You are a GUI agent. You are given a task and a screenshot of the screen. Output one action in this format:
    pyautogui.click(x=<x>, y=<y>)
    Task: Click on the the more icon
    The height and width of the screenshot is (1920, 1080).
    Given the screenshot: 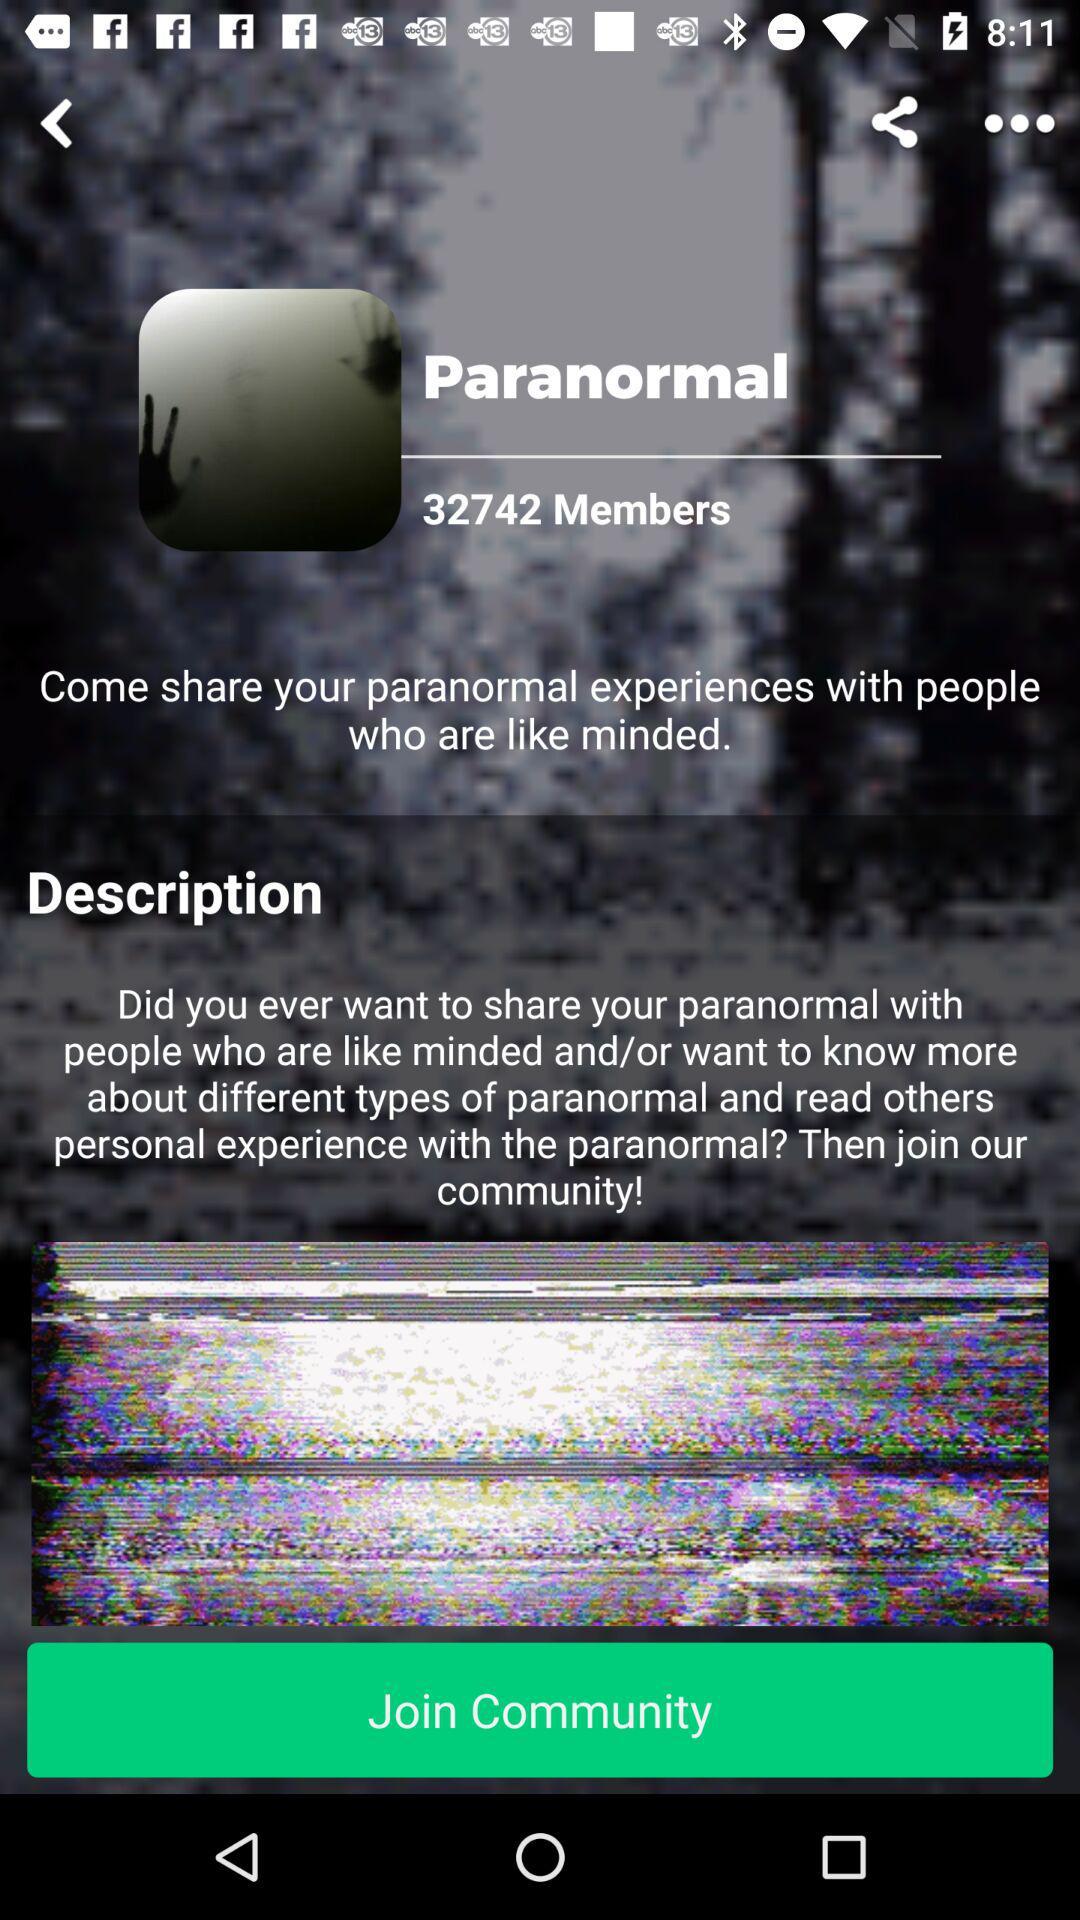 What is the action you would take?
    pyautogui.click(x=1019, y=122)
    